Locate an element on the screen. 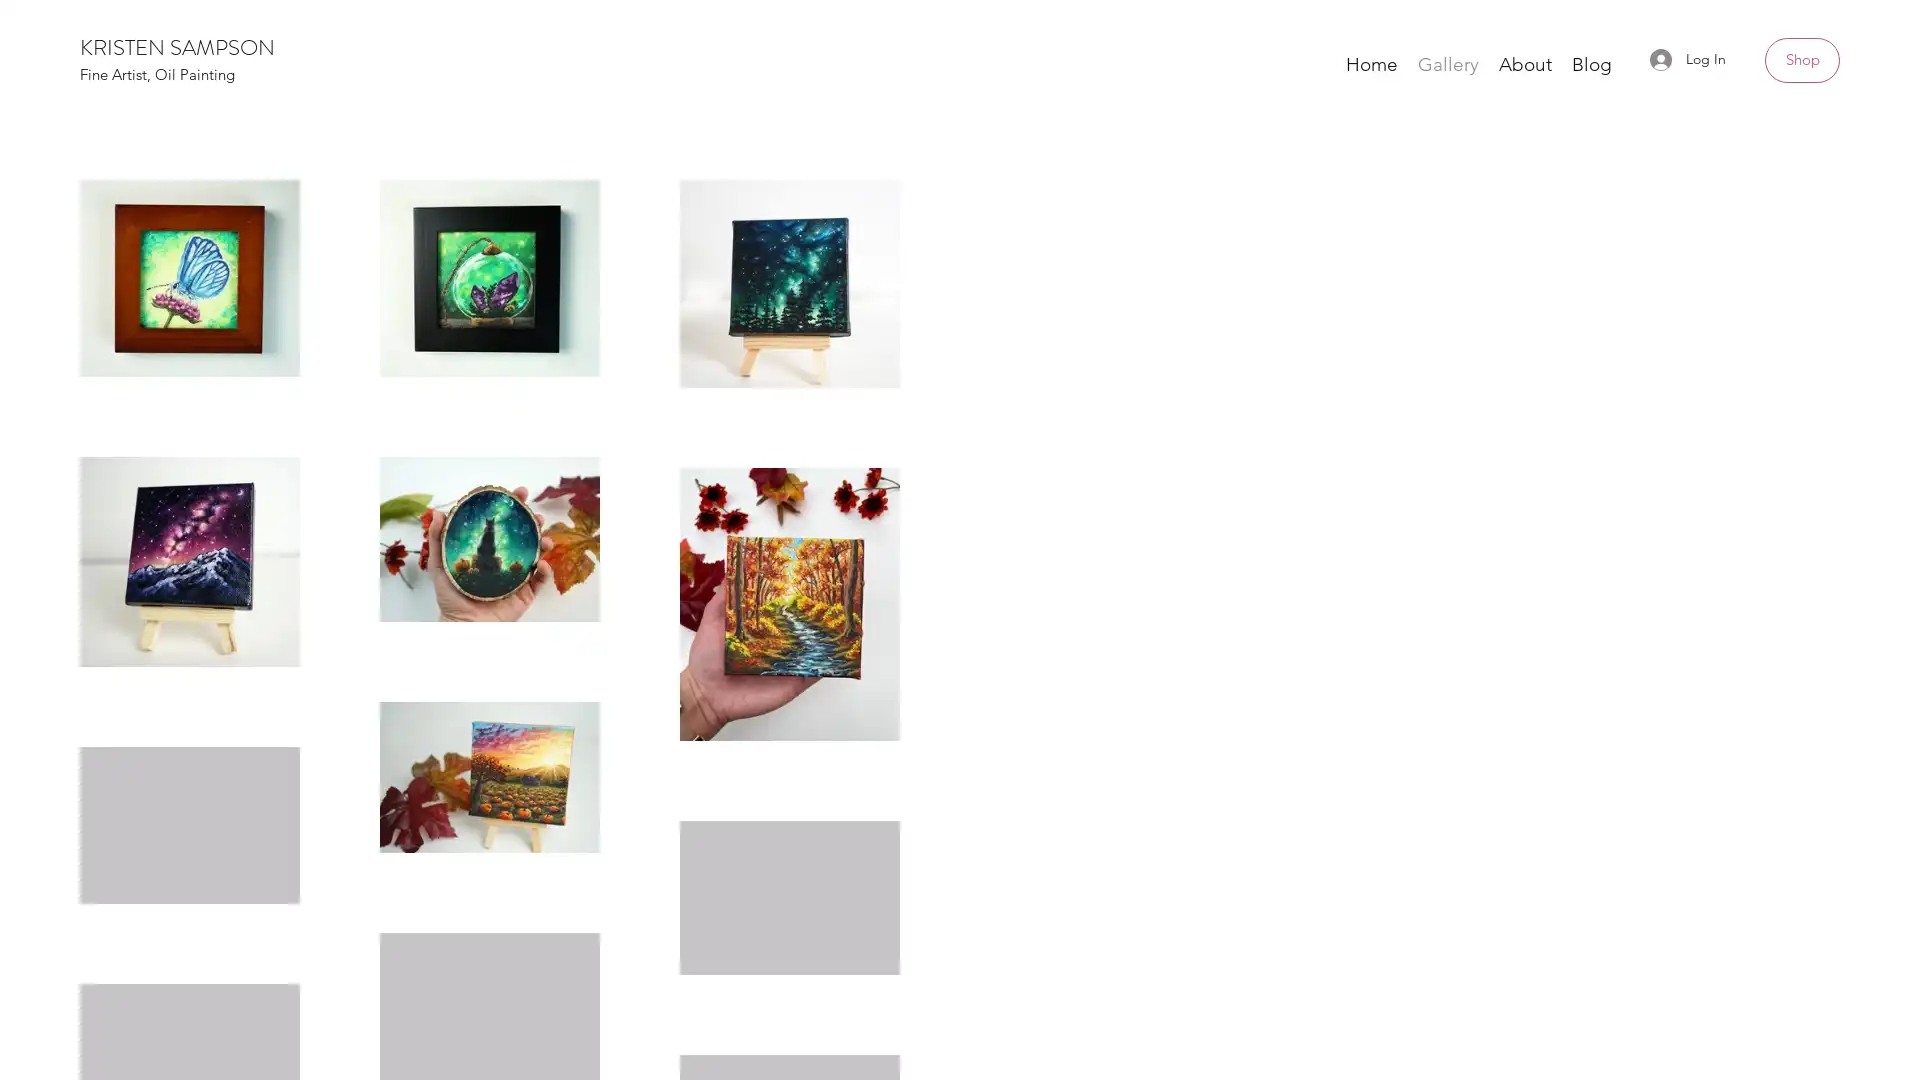  Log In is located at coordinates (1687, 58).